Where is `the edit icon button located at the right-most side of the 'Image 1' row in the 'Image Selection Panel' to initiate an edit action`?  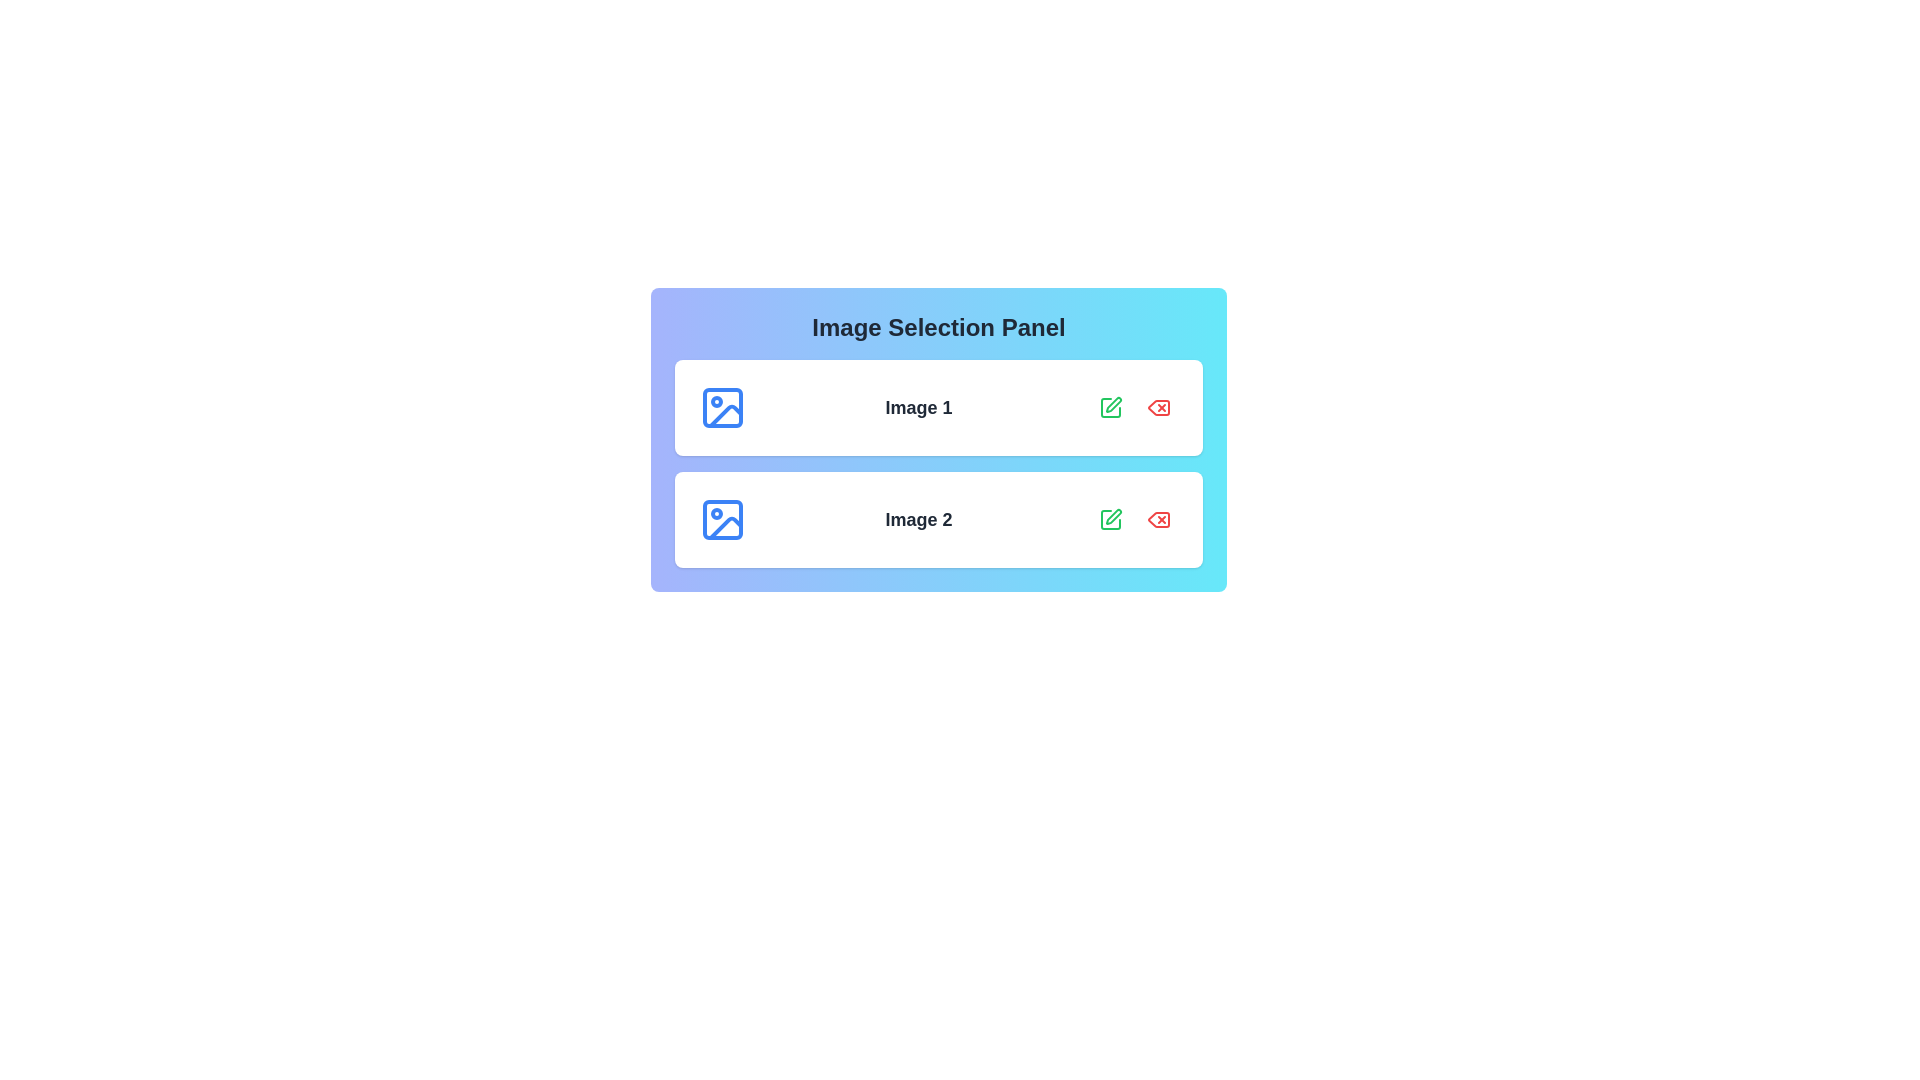 the edit icon button located at the right-most side of the 'Image 1' row in the 'Image Selection Panel' to initiate an edit action is located at coordinates (1112, 405).